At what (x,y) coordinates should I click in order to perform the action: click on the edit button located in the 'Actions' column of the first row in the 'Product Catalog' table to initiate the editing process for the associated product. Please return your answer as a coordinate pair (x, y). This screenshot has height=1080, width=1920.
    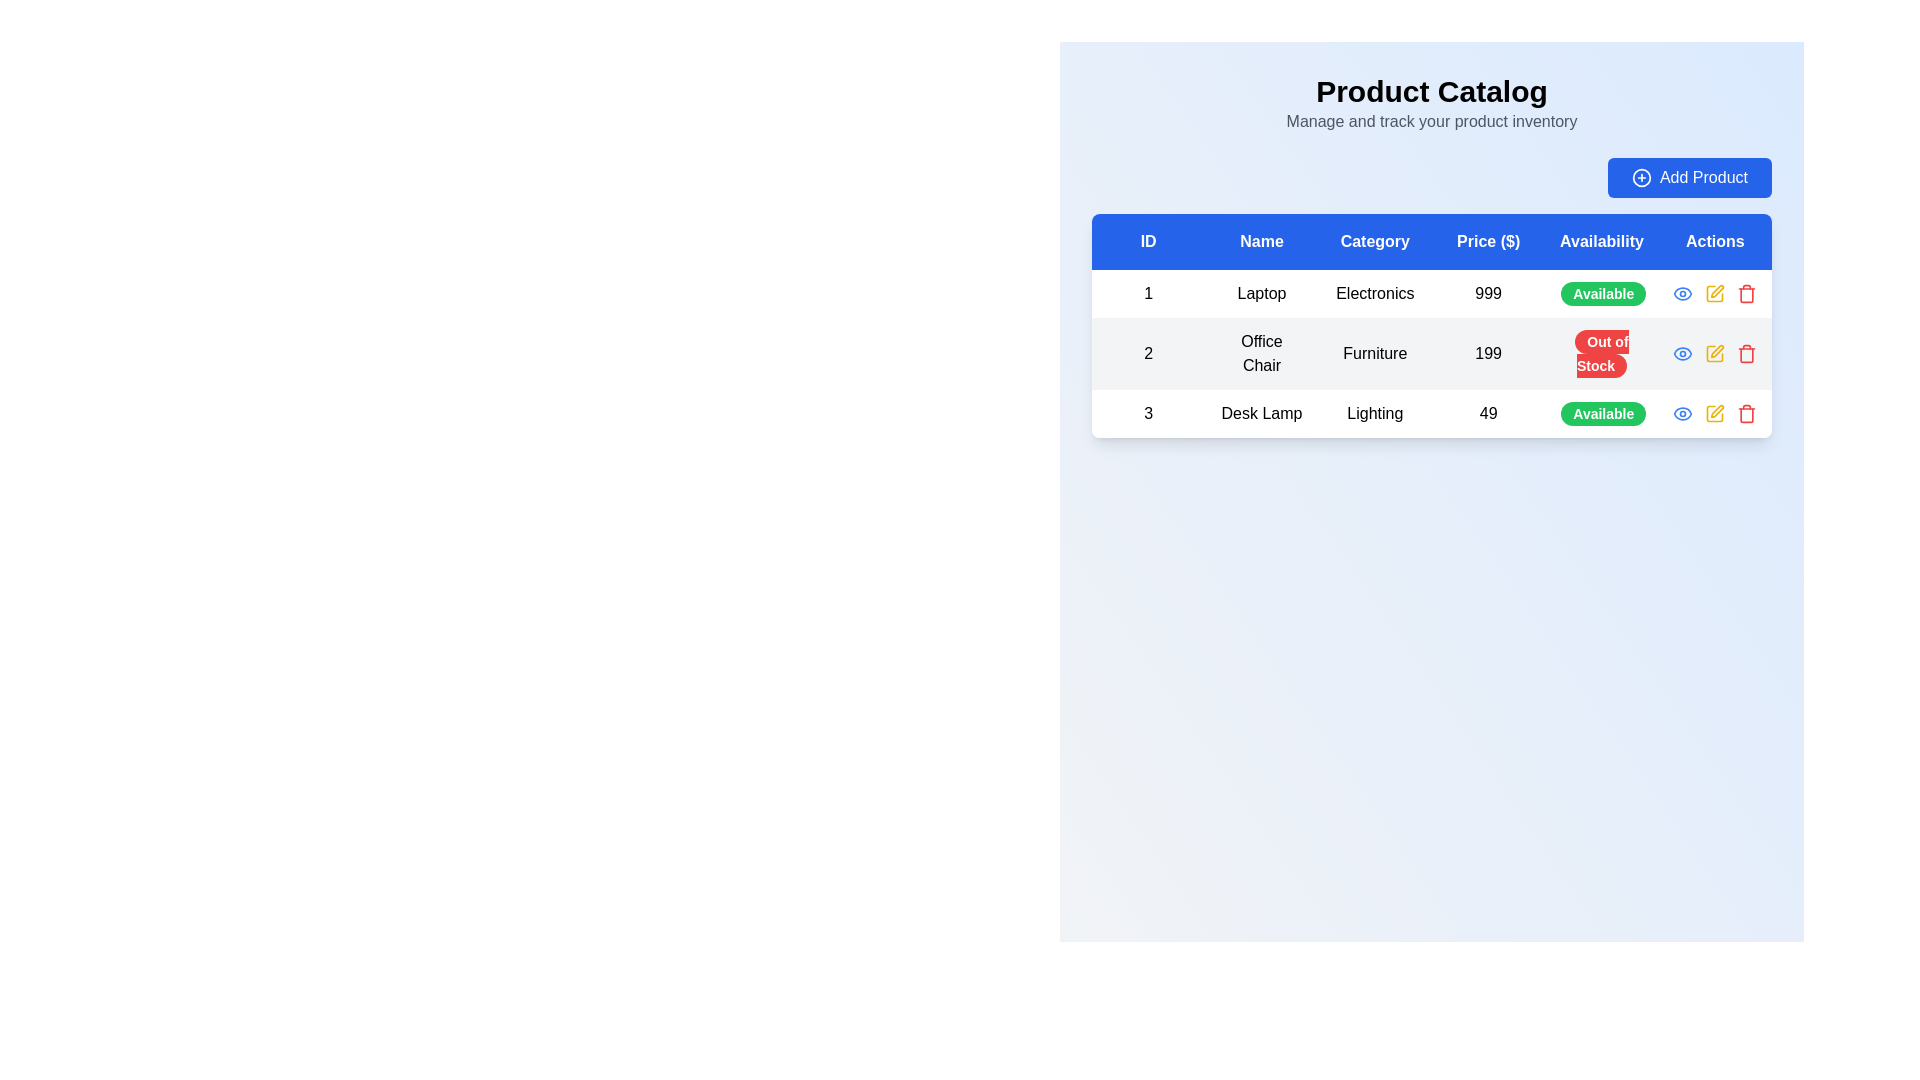
    Looking at the image, I should click on (1714, 293).